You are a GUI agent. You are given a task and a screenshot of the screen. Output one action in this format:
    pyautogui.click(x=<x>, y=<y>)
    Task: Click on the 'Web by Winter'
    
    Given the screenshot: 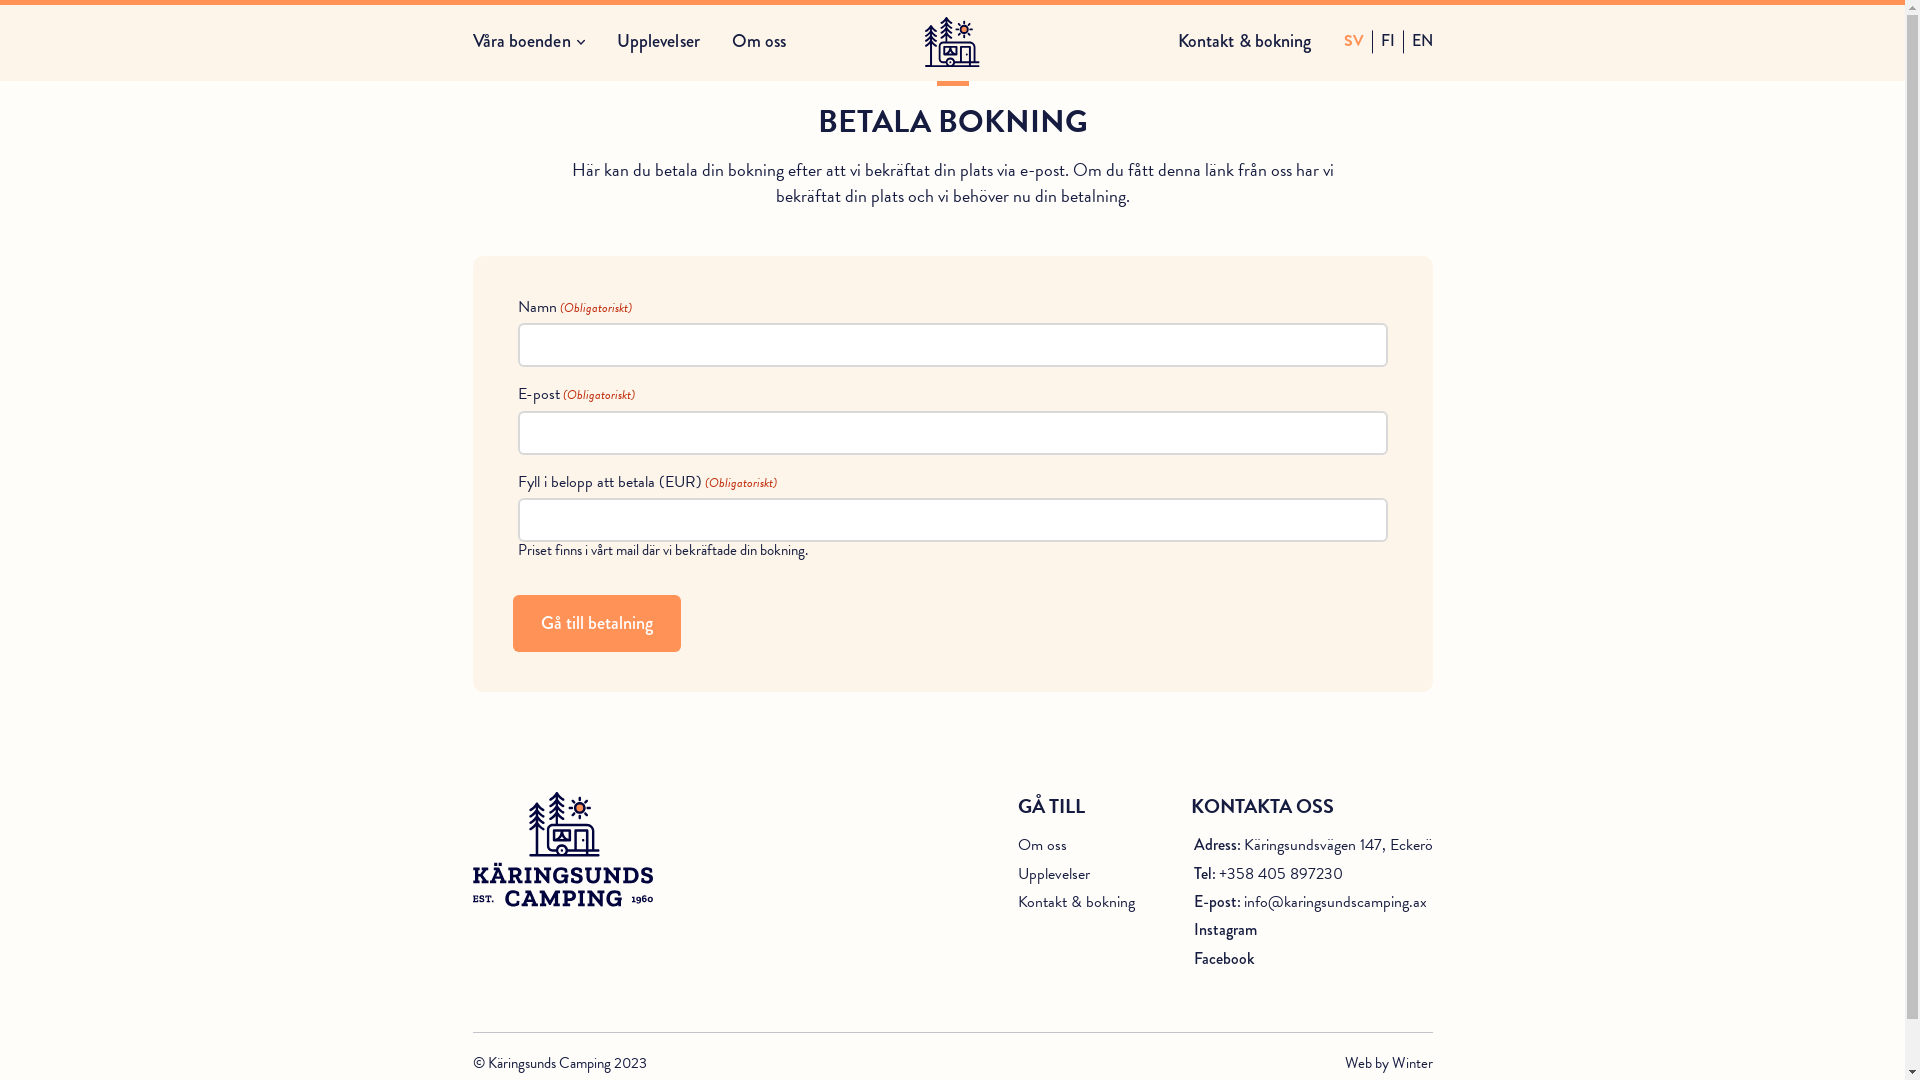 What is the action you would take?
    pyautogui.click(x=1386, y=1062)
    